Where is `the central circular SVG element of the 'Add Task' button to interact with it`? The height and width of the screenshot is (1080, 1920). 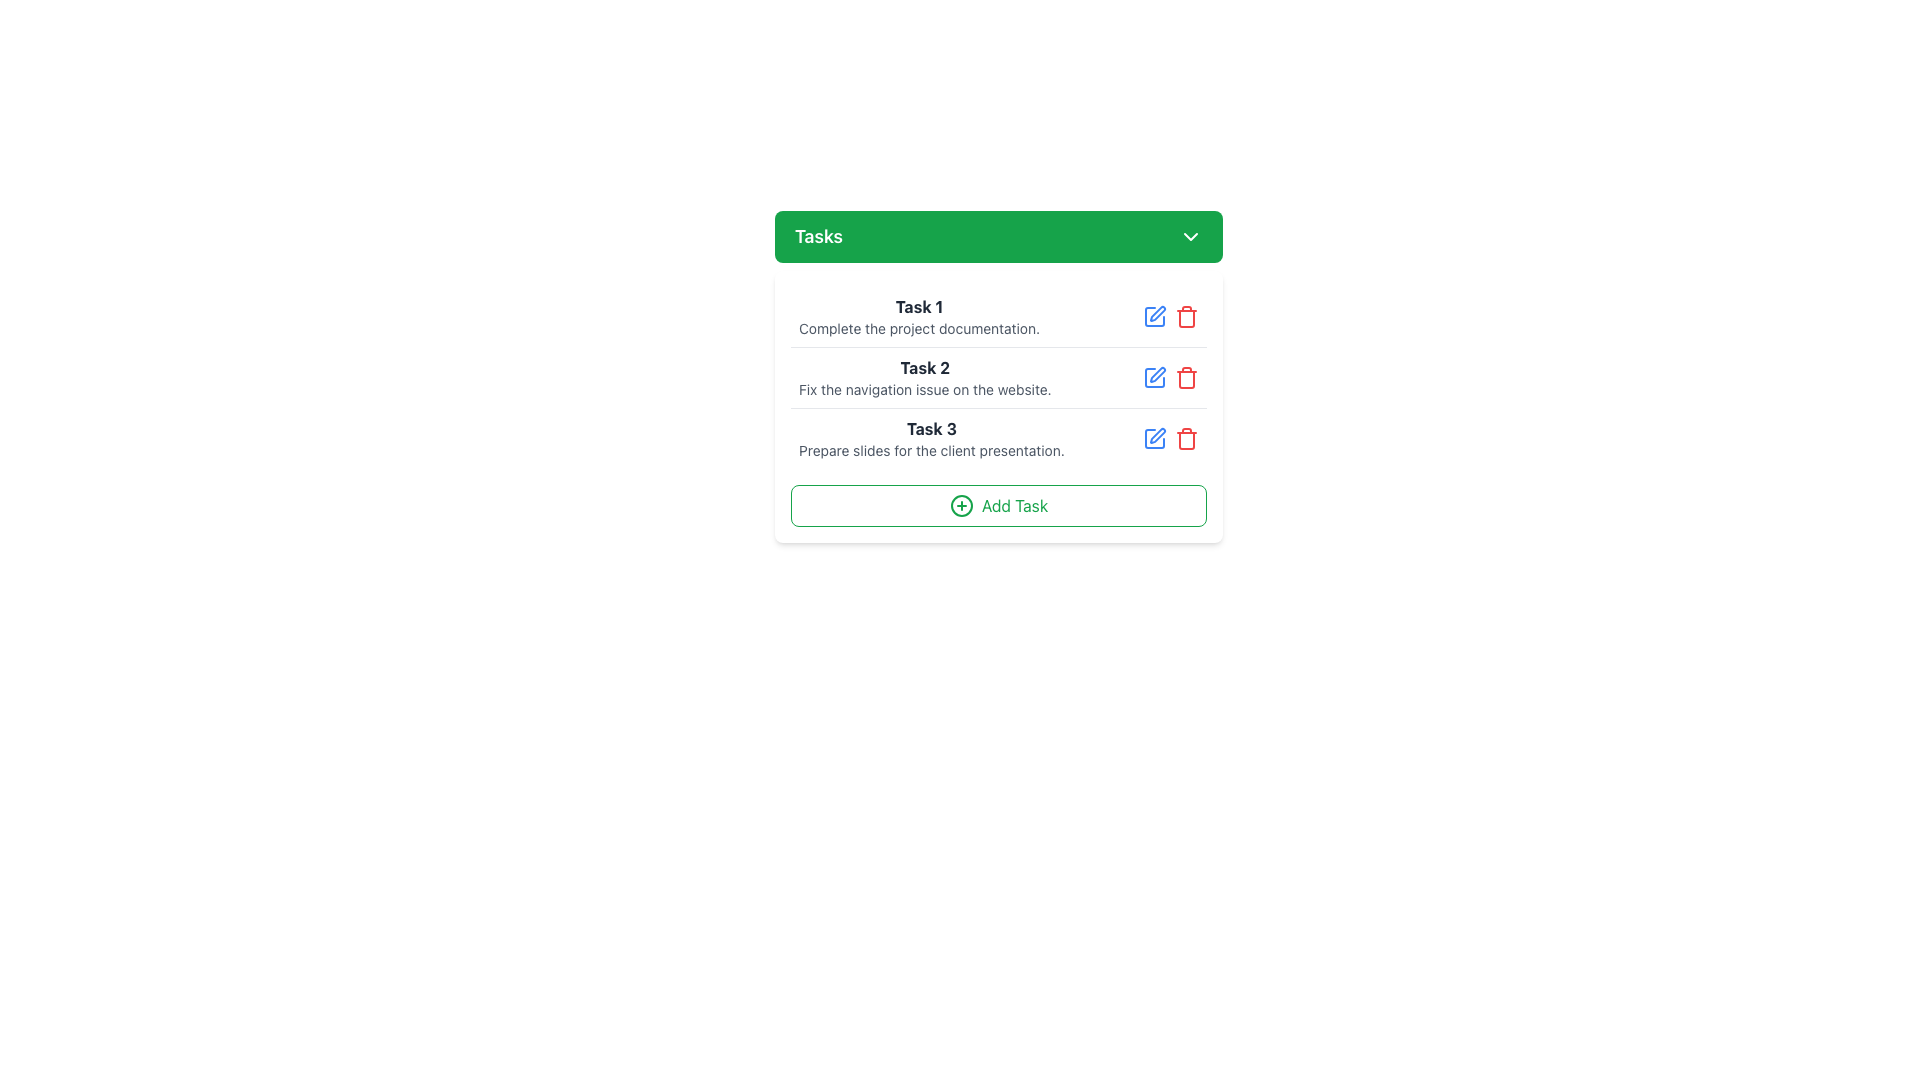
the central circular SVG element of the 'Add Task' button to interact with it is located at coordinates (961, 504).